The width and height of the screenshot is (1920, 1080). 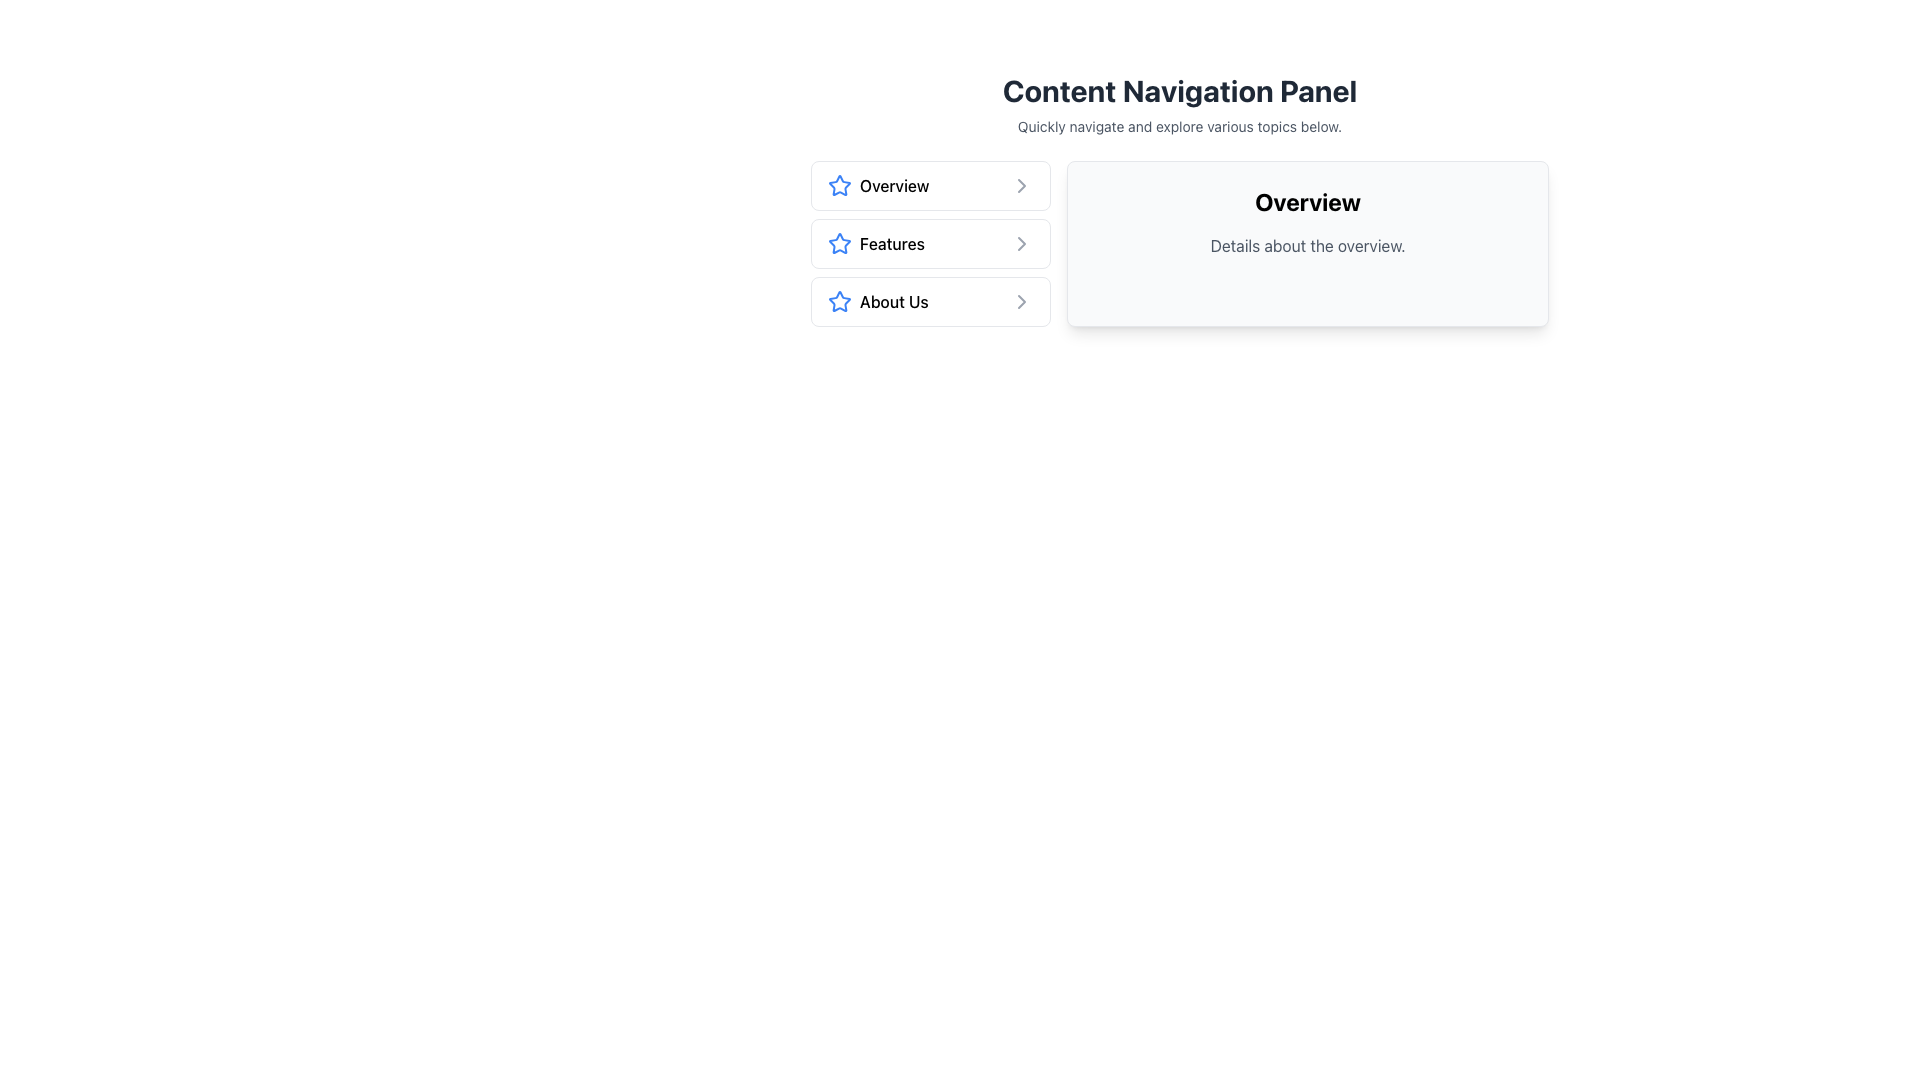 I want to click on the 'About Us' button, which is the third button in the navigation panel, so click(x=930, y=301).